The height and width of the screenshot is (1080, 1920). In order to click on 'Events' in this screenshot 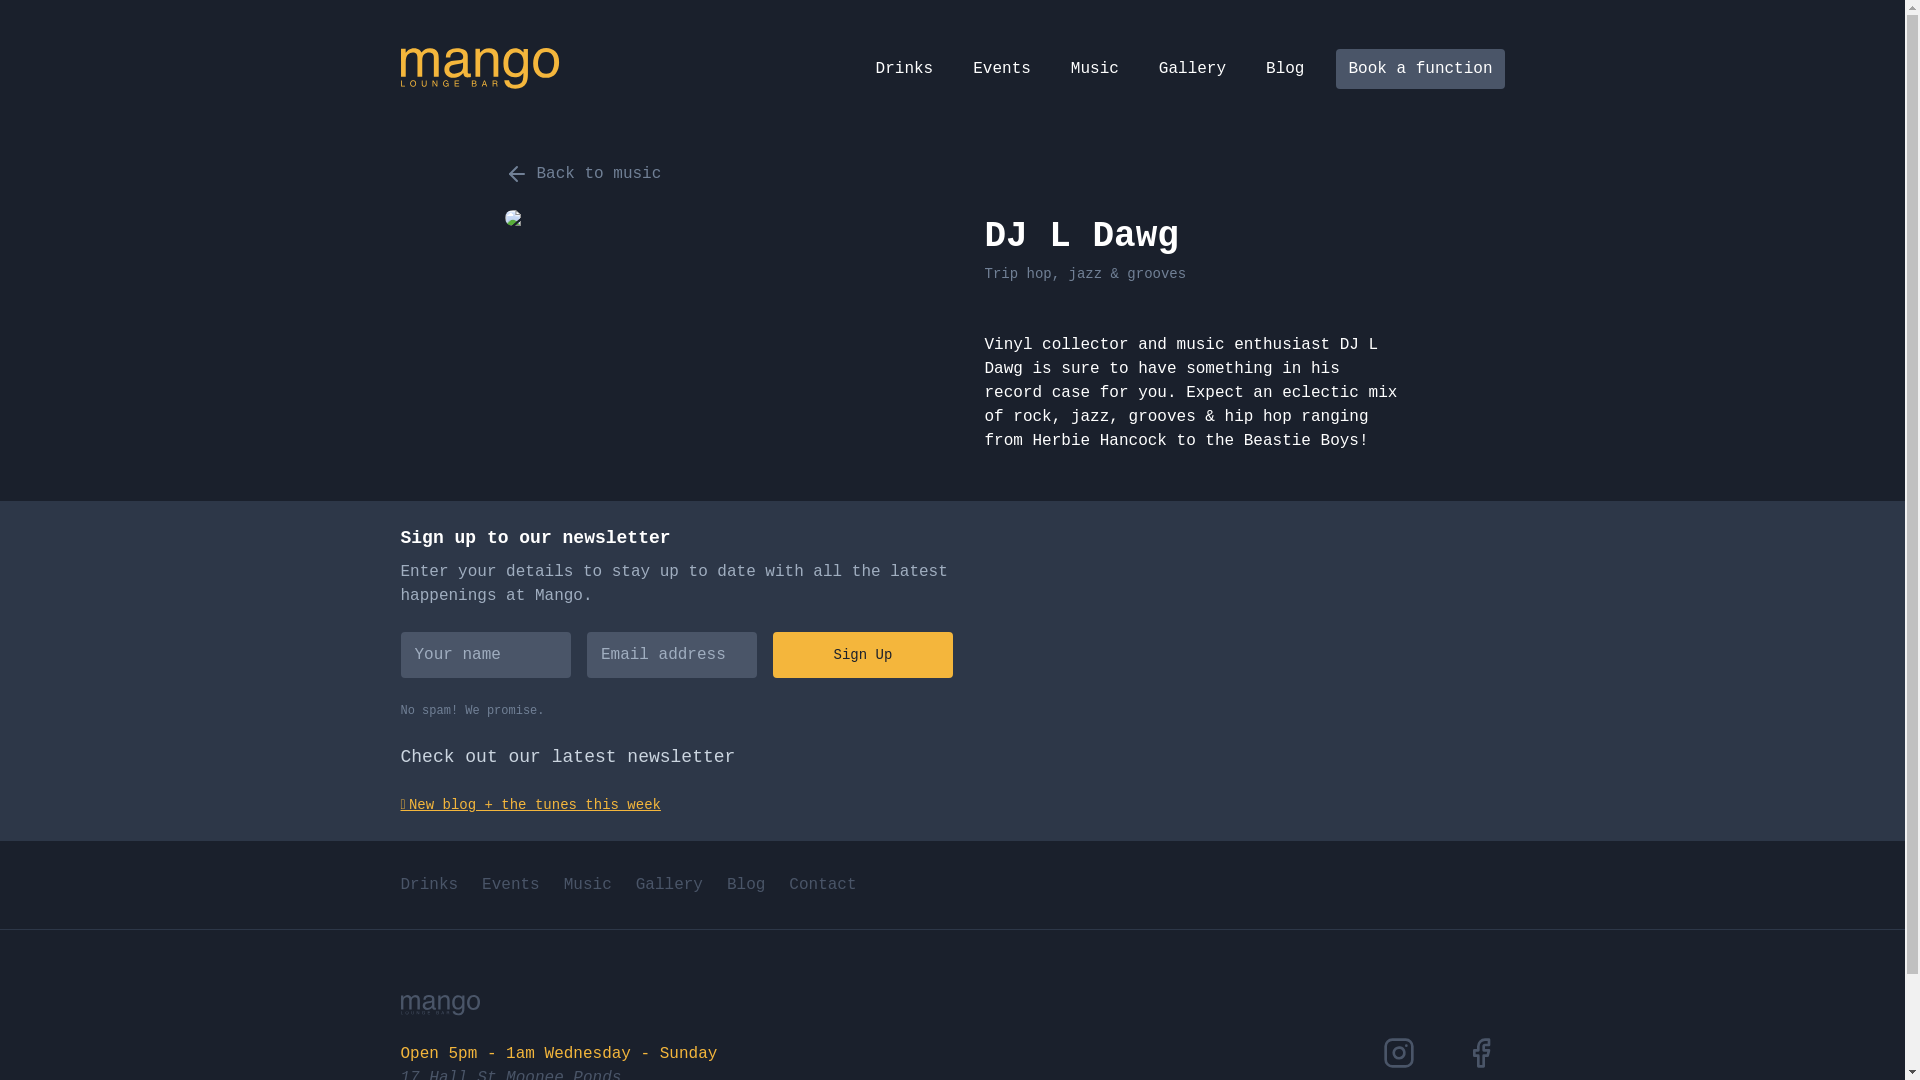, I will do `click(510, 883)`.